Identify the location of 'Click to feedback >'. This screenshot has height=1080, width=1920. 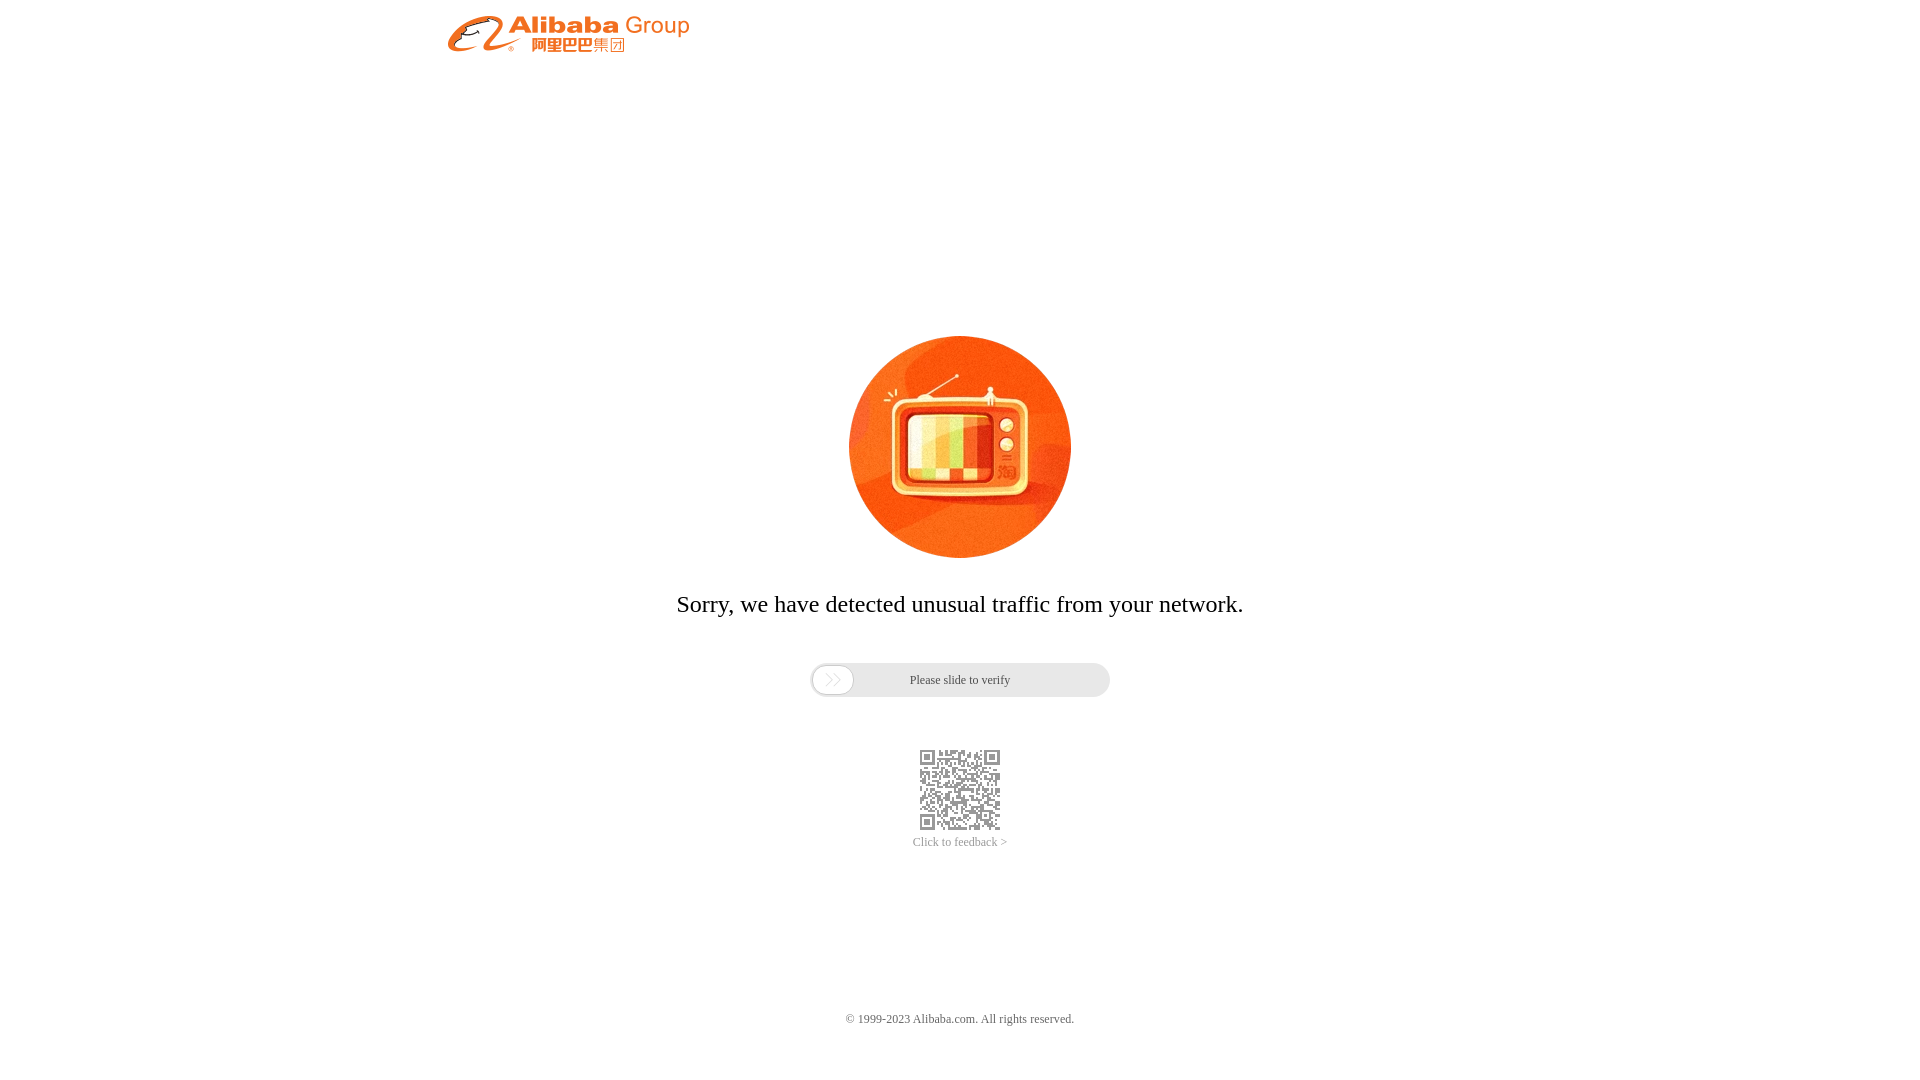
(911, 842).